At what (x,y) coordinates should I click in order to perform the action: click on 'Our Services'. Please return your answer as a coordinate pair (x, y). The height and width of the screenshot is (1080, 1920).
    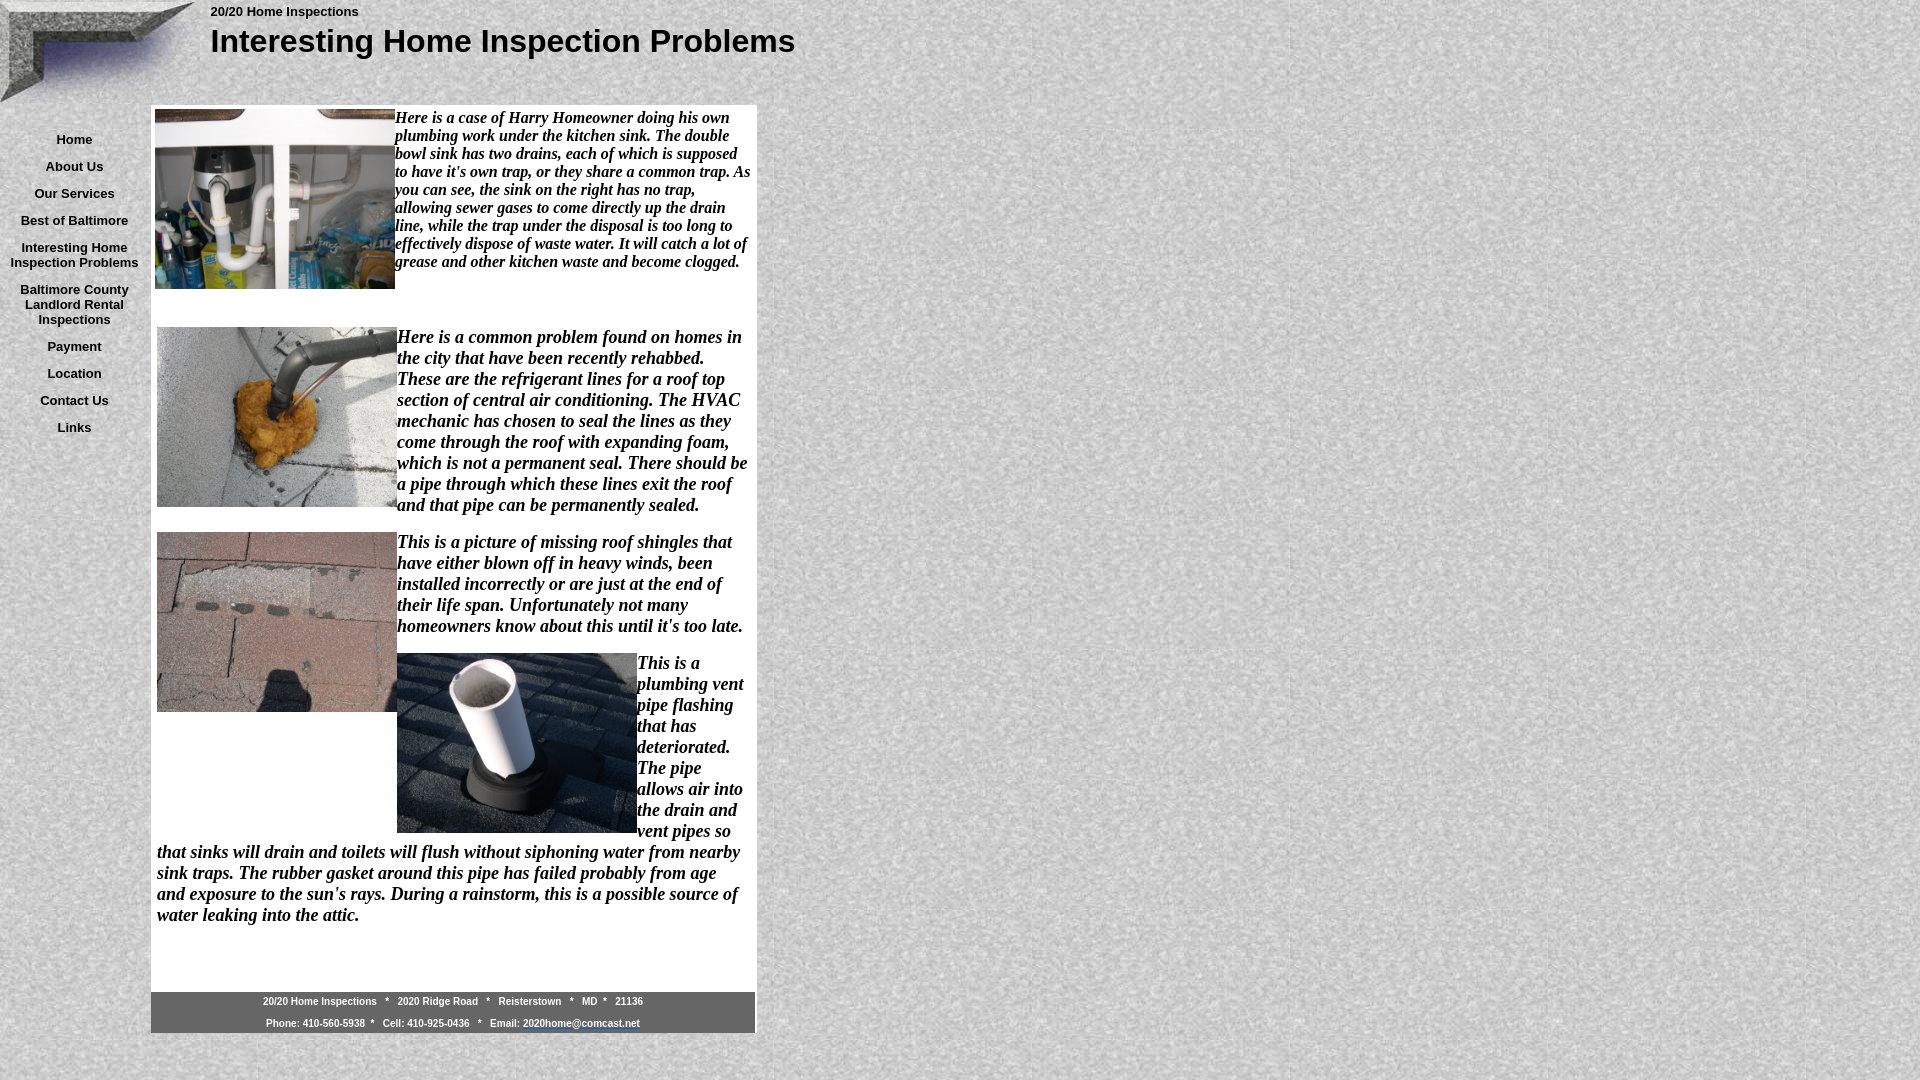
    Looking at the image, I should click on (73, 192).